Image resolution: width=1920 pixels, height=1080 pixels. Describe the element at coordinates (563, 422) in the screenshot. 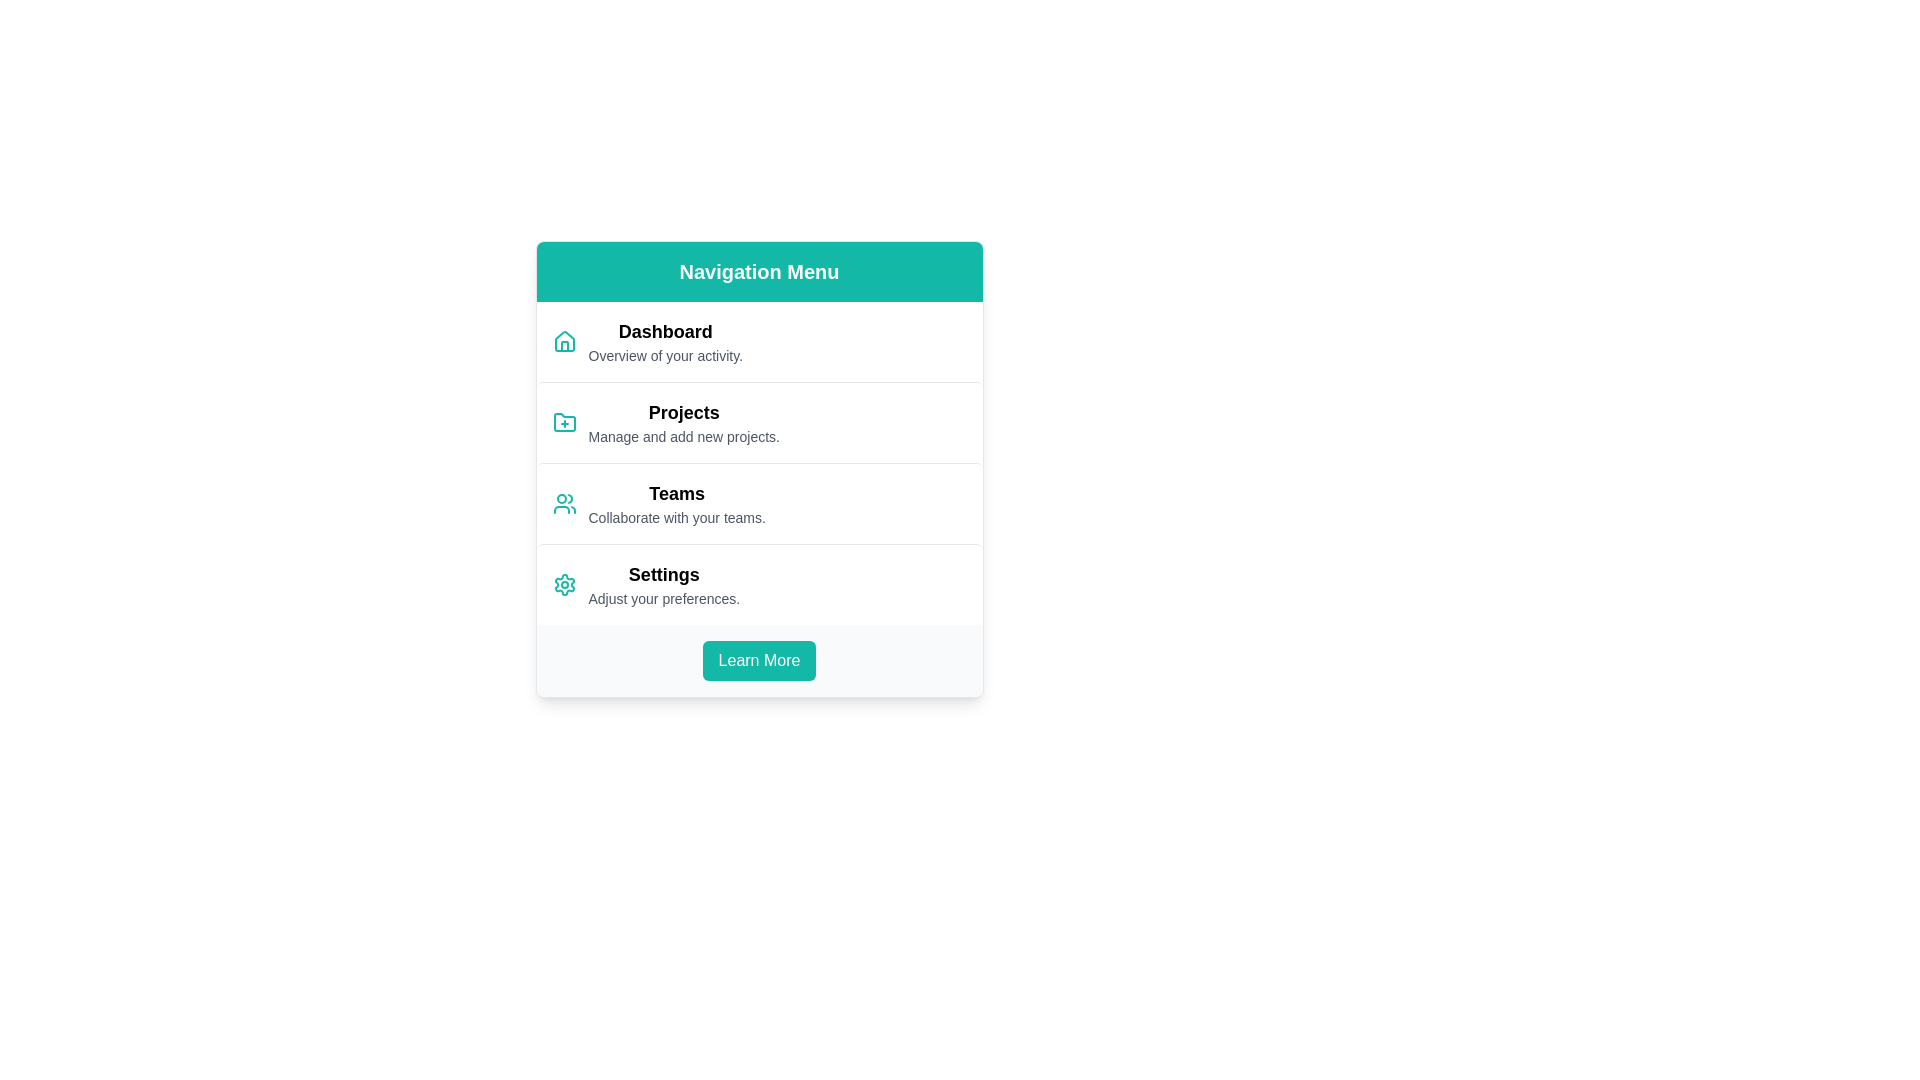

I see `the folder-shaped icon with a plus sign in the 'Projects' section of the navigation menu` at that location.